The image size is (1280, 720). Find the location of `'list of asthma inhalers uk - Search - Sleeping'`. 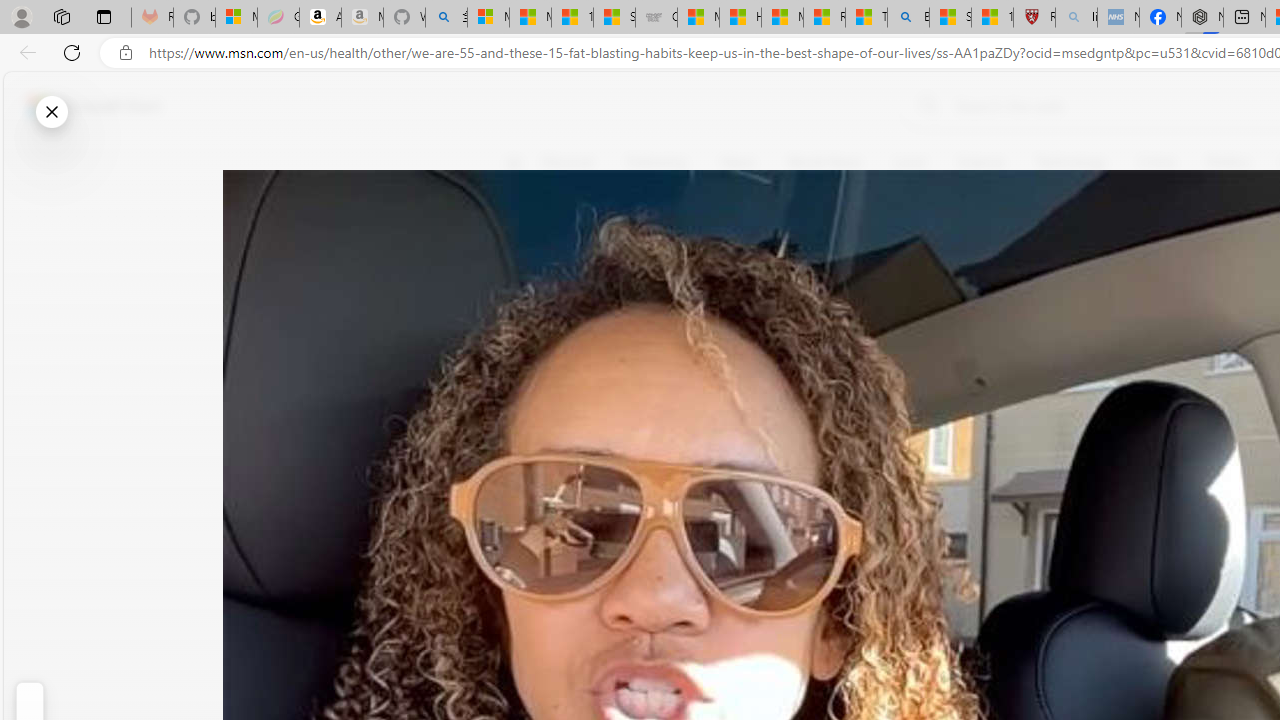

'list of asthma inhalers uk - Search - Sleeping' is located at coordinates (1075, 17).